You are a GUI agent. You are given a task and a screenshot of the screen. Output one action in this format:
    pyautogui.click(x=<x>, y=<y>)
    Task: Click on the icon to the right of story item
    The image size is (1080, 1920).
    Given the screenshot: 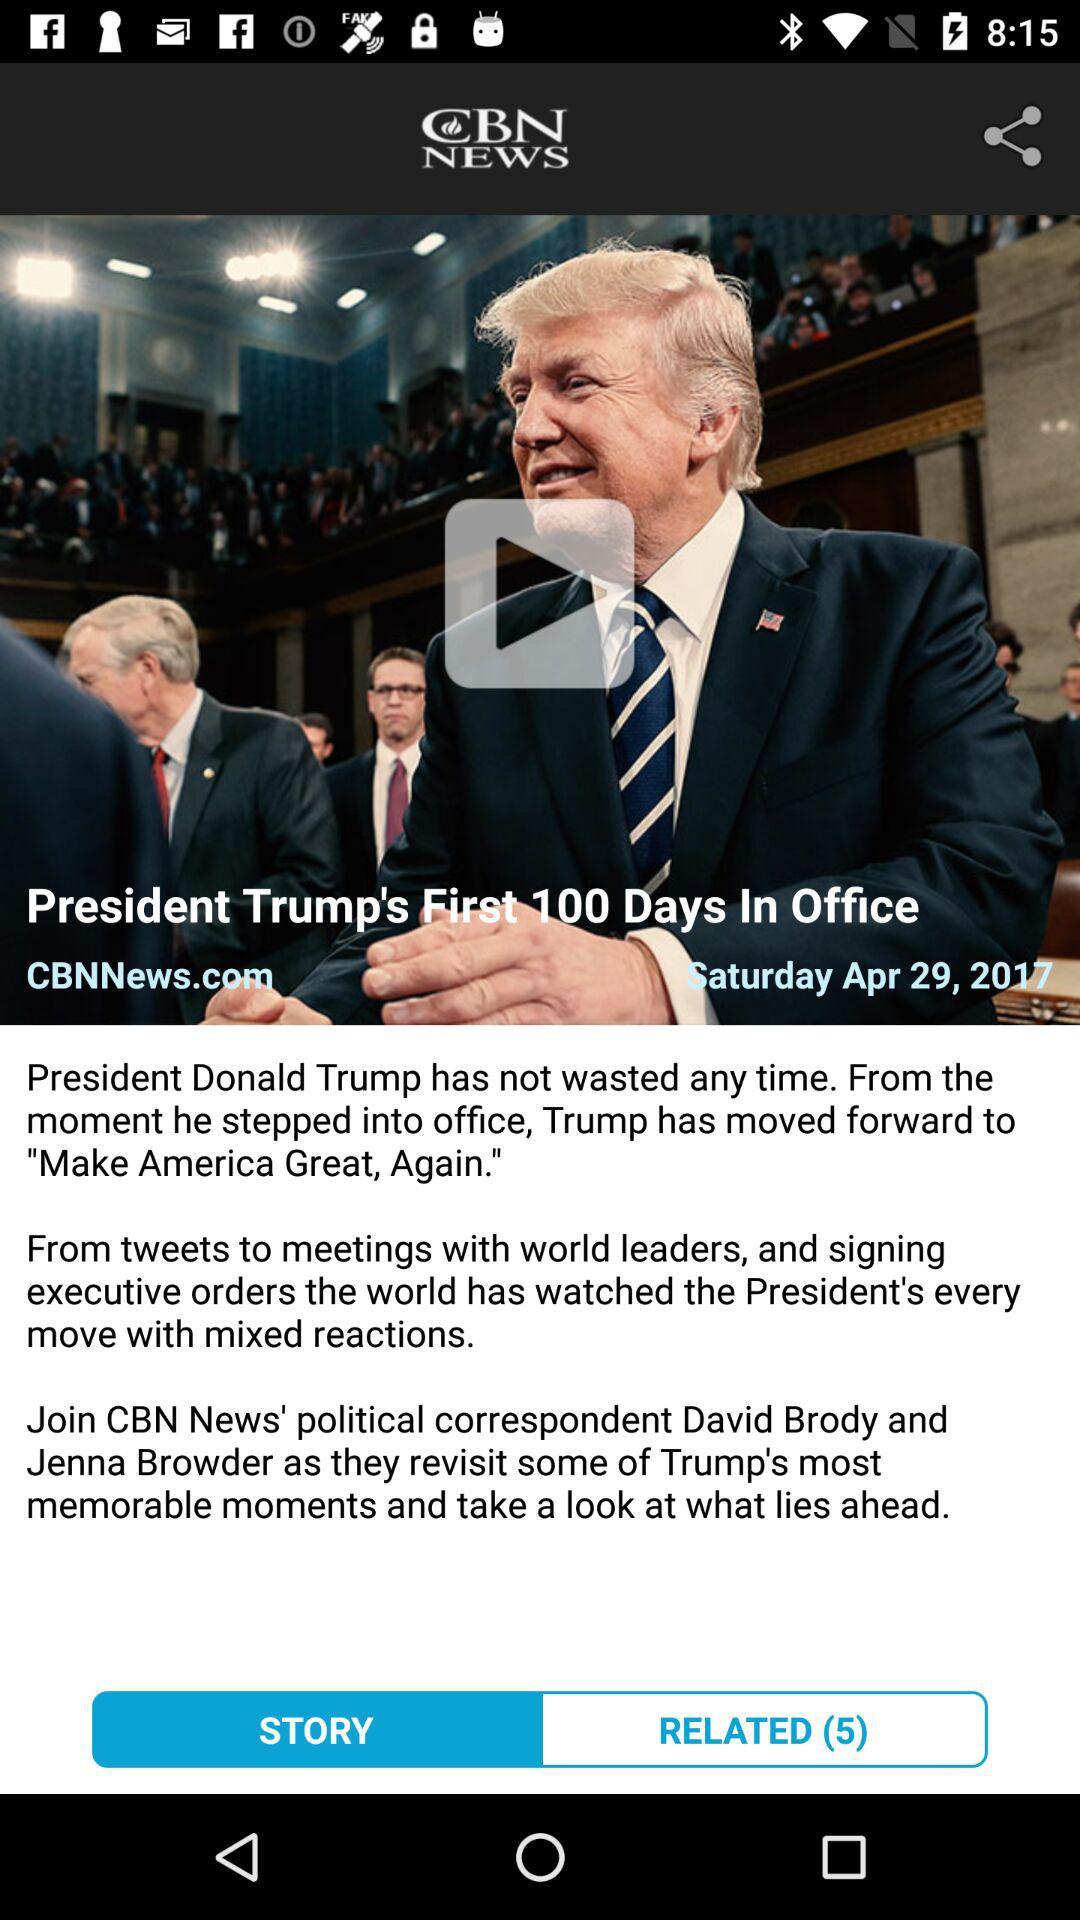 What is the action you would take?
    pyautogui.click(x=763, y=1728)
    